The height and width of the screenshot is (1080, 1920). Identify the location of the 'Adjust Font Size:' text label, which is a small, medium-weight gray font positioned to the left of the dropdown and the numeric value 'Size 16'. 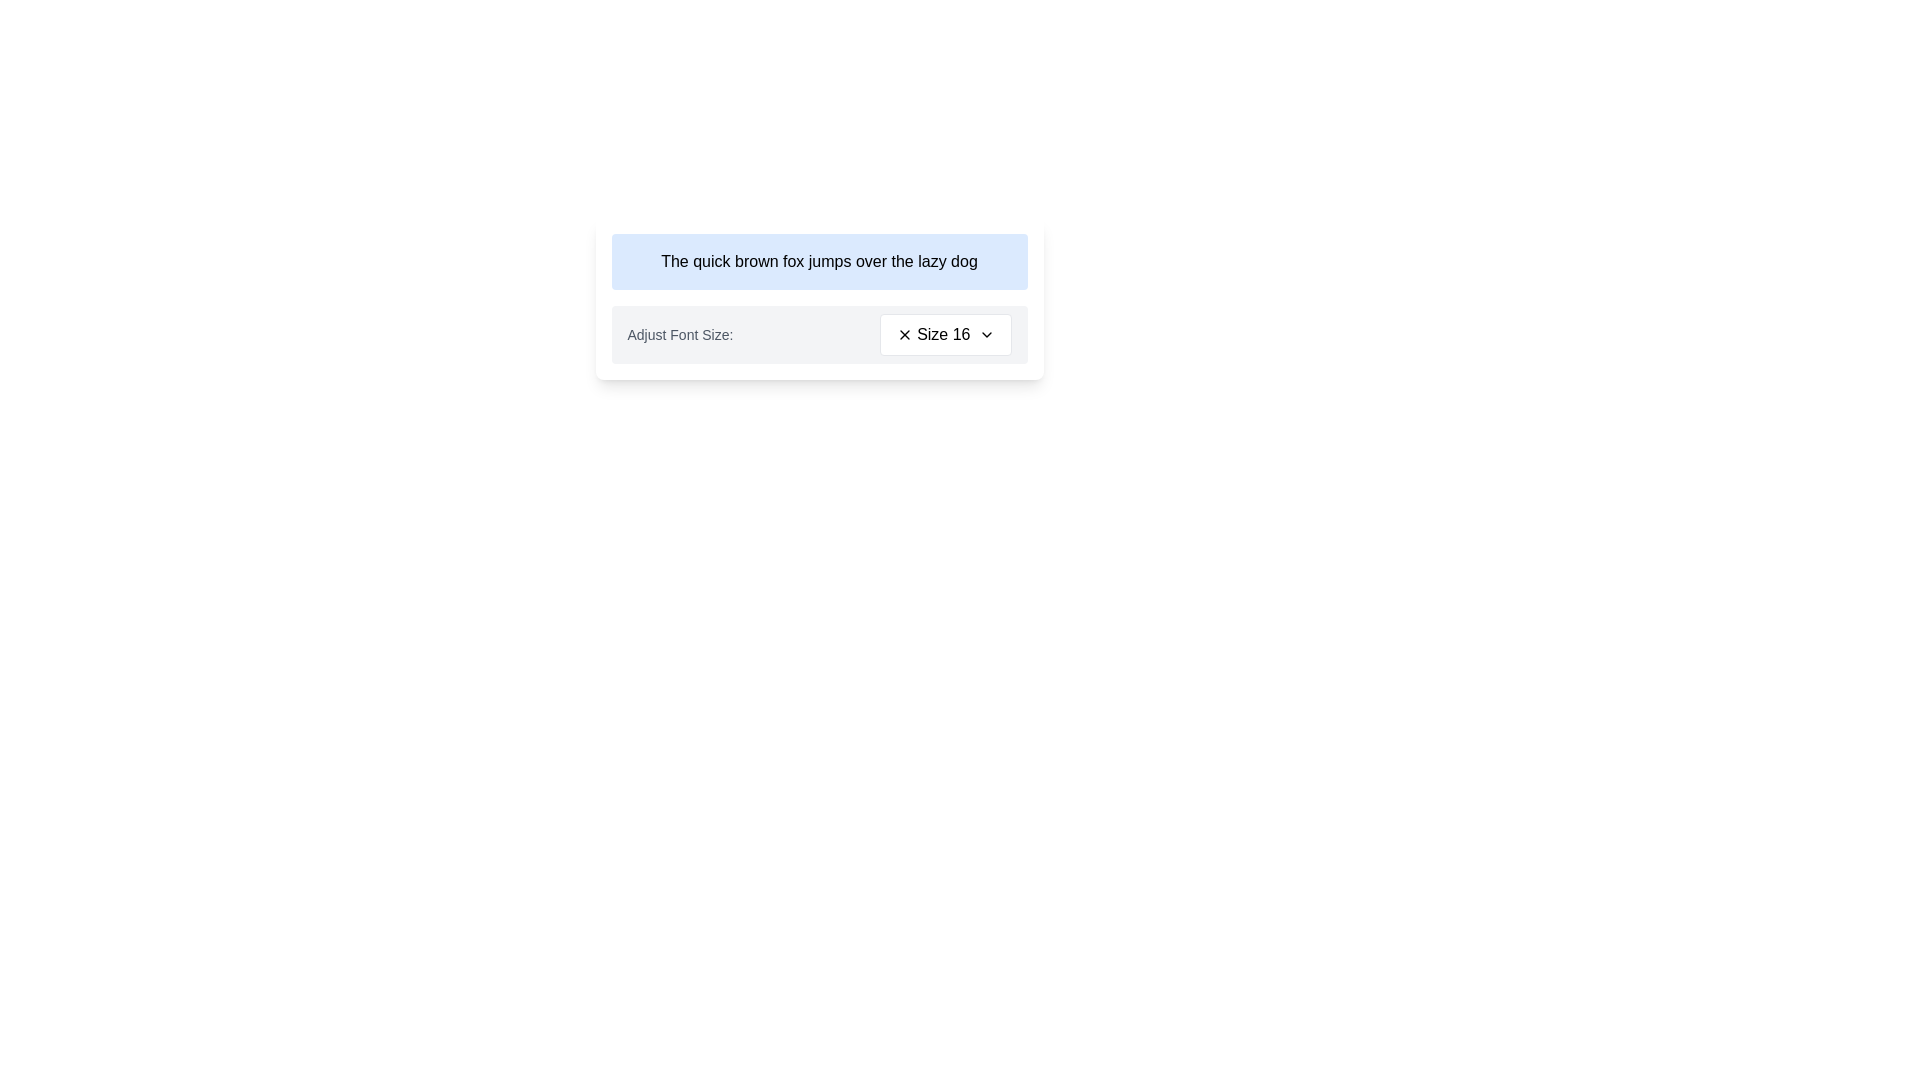
(680, 334).